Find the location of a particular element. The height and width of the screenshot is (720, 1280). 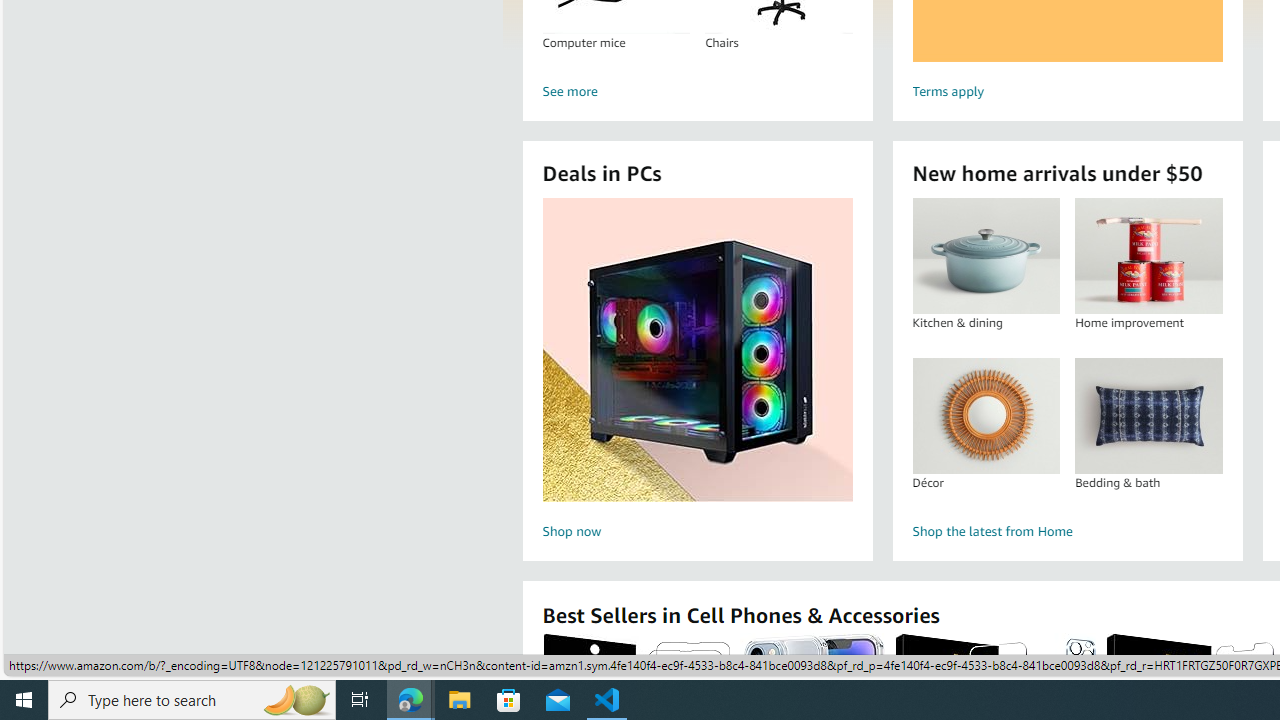

'Home improvement' is located at coordinates (1148, 255).